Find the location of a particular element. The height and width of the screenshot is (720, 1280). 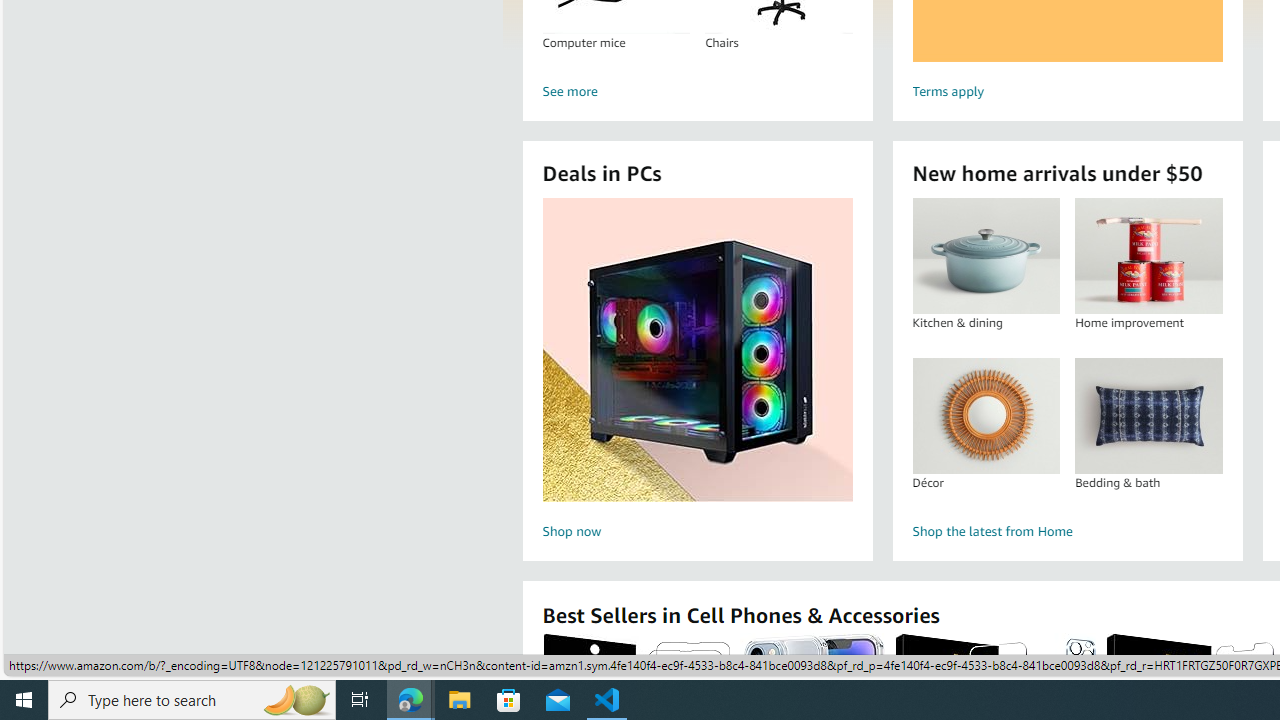

'Home improvement' is located at coordinates (1148, 255).